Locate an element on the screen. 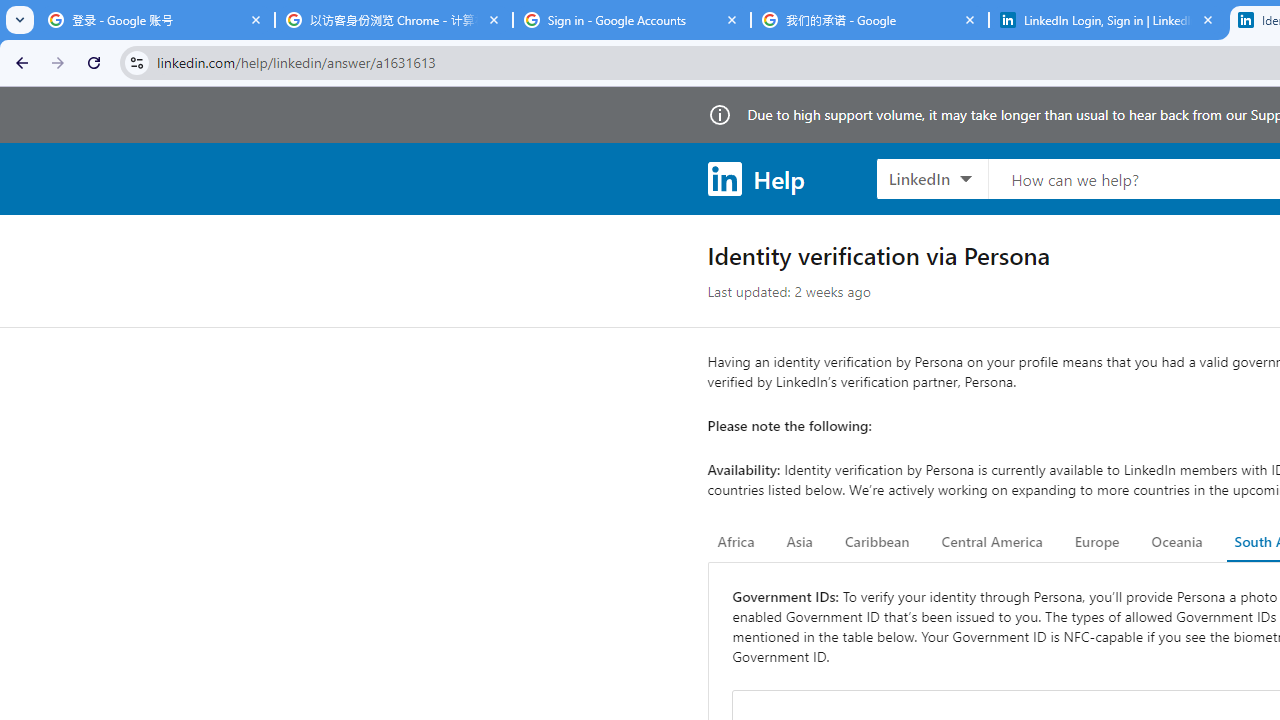  'LinkedIn Login, Sign in | LinkedIn' is located at coordinates (1107, 20).